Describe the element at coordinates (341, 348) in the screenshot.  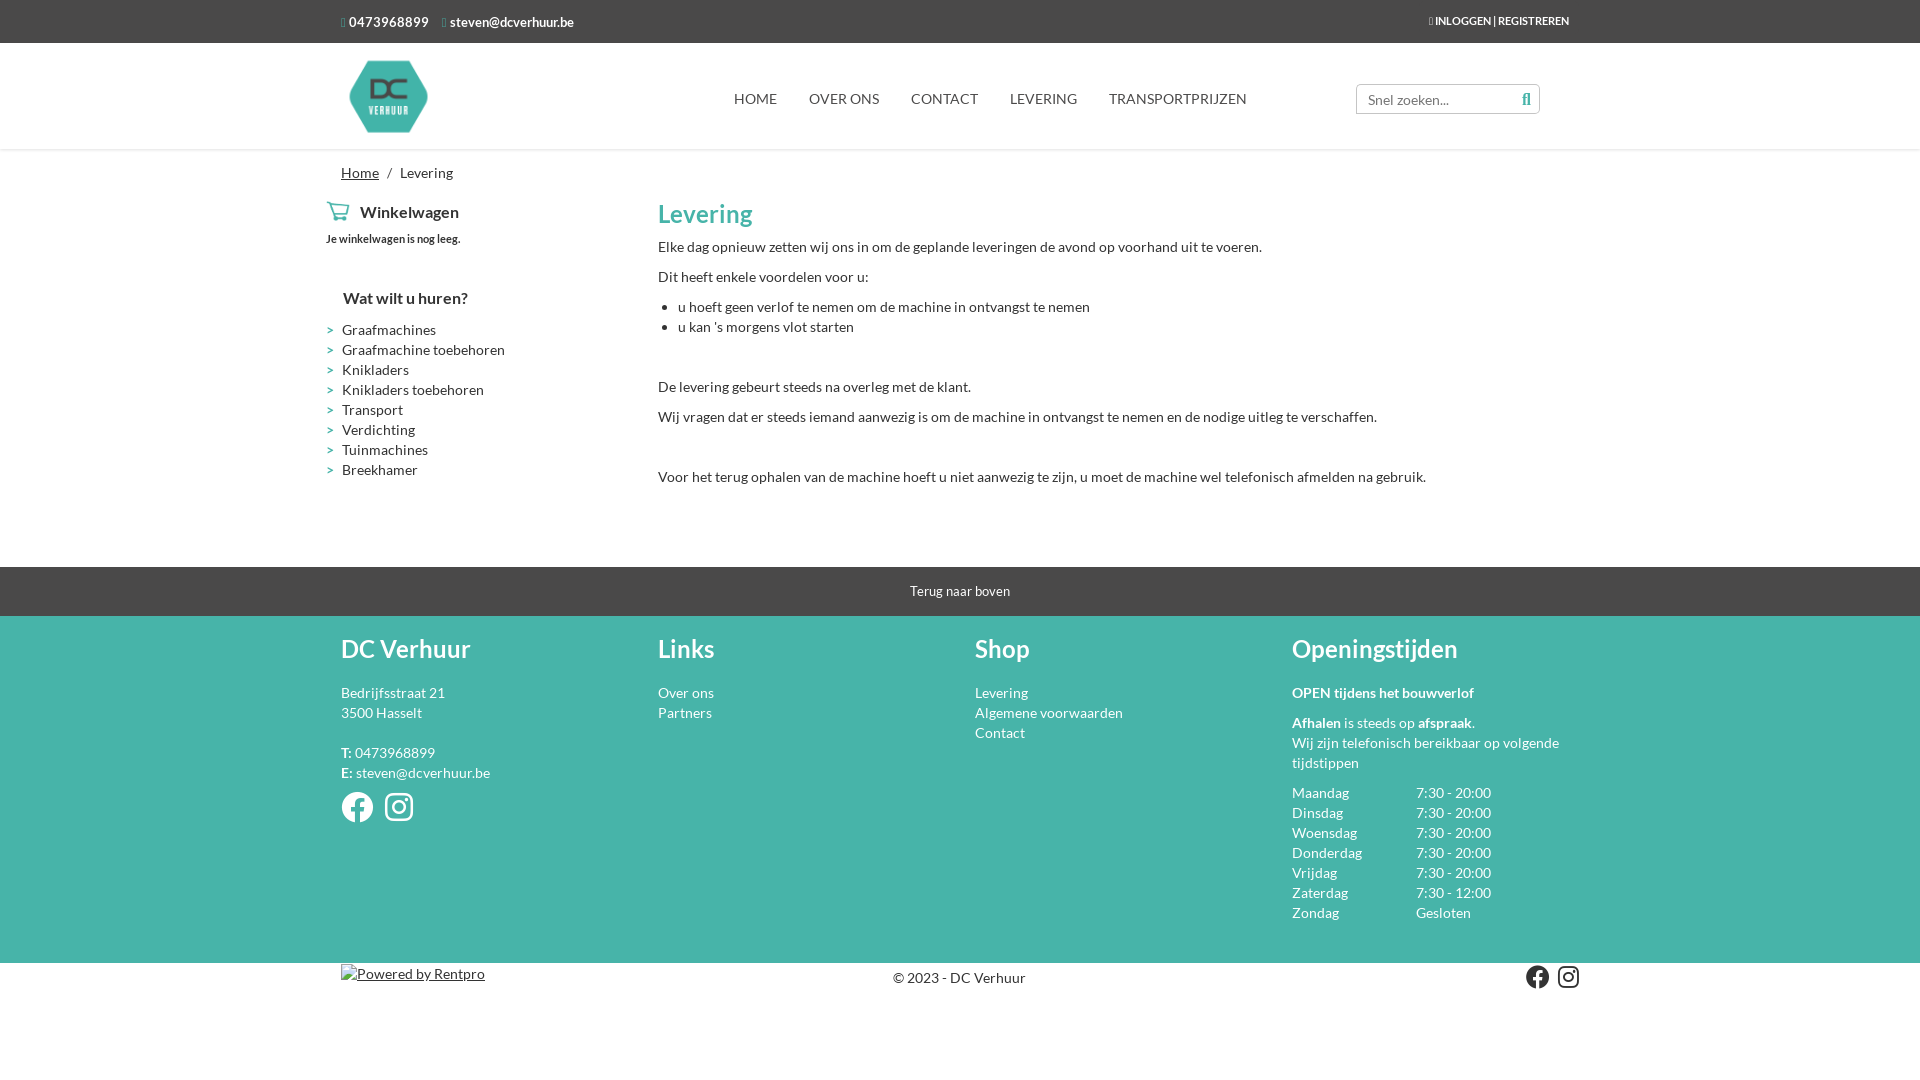
I see `'Graafmachine toebehoren'` at that location.